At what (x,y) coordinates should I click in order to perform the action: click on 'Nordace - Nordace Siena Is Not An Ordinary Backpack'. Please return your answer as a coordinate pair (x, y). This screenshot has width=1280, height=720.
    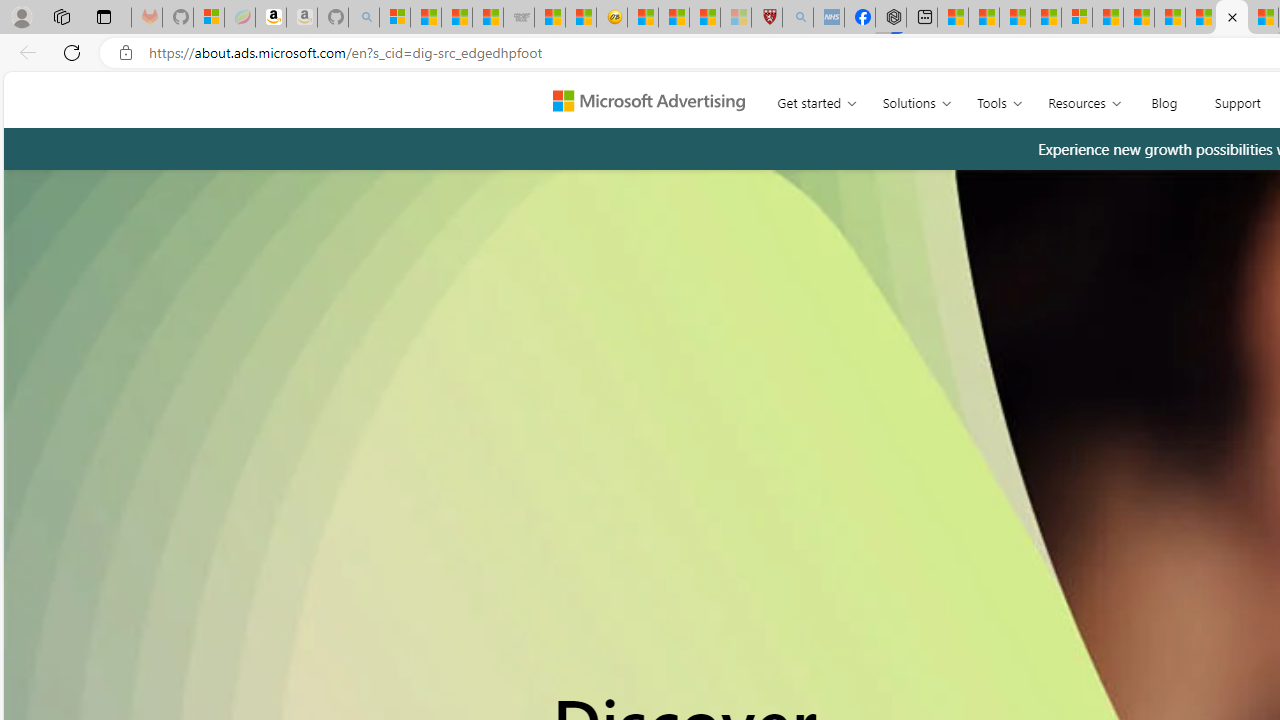
    Looking at the image, I should click on (889, 17).